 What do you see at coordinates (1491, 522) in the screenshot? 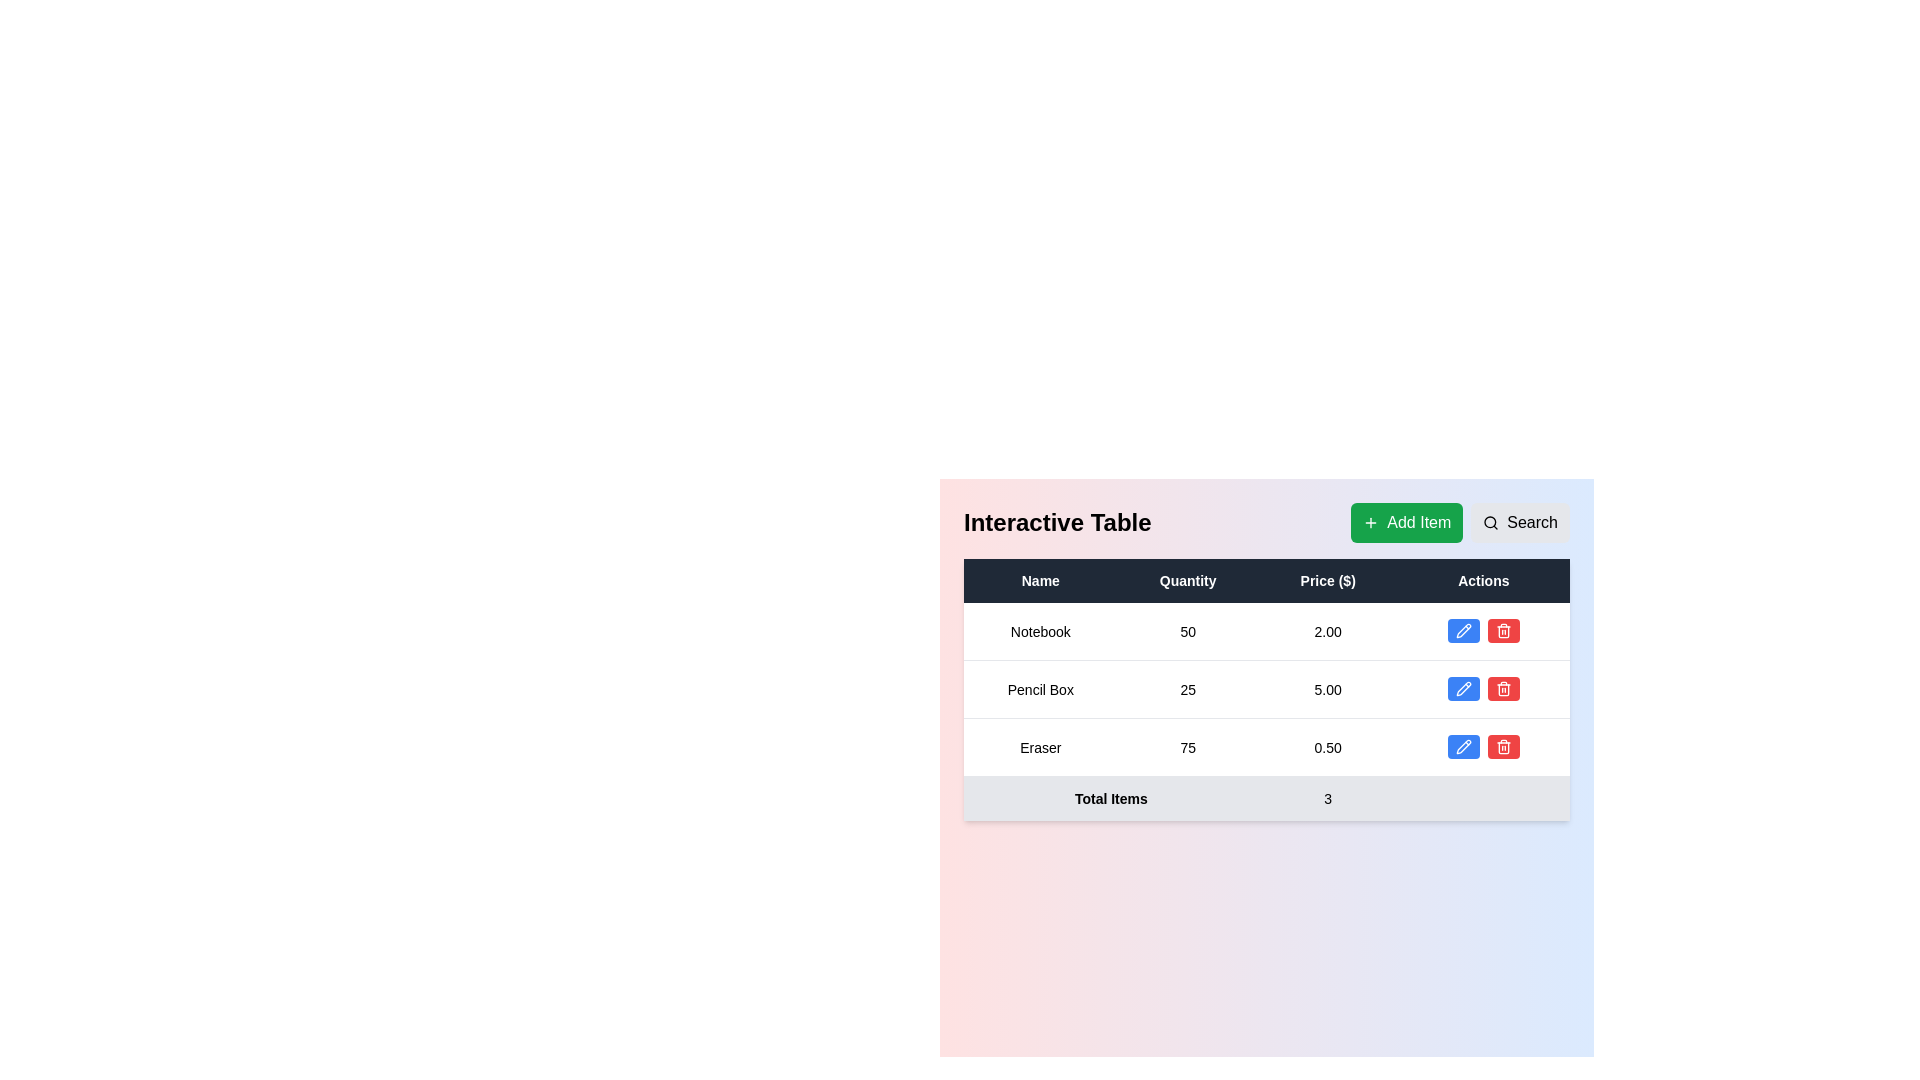
I see `the magnifying glass icon representing search functionality, located within the 'Search' button in the top-right corner of the interface` at bounding box center [1491, 522].